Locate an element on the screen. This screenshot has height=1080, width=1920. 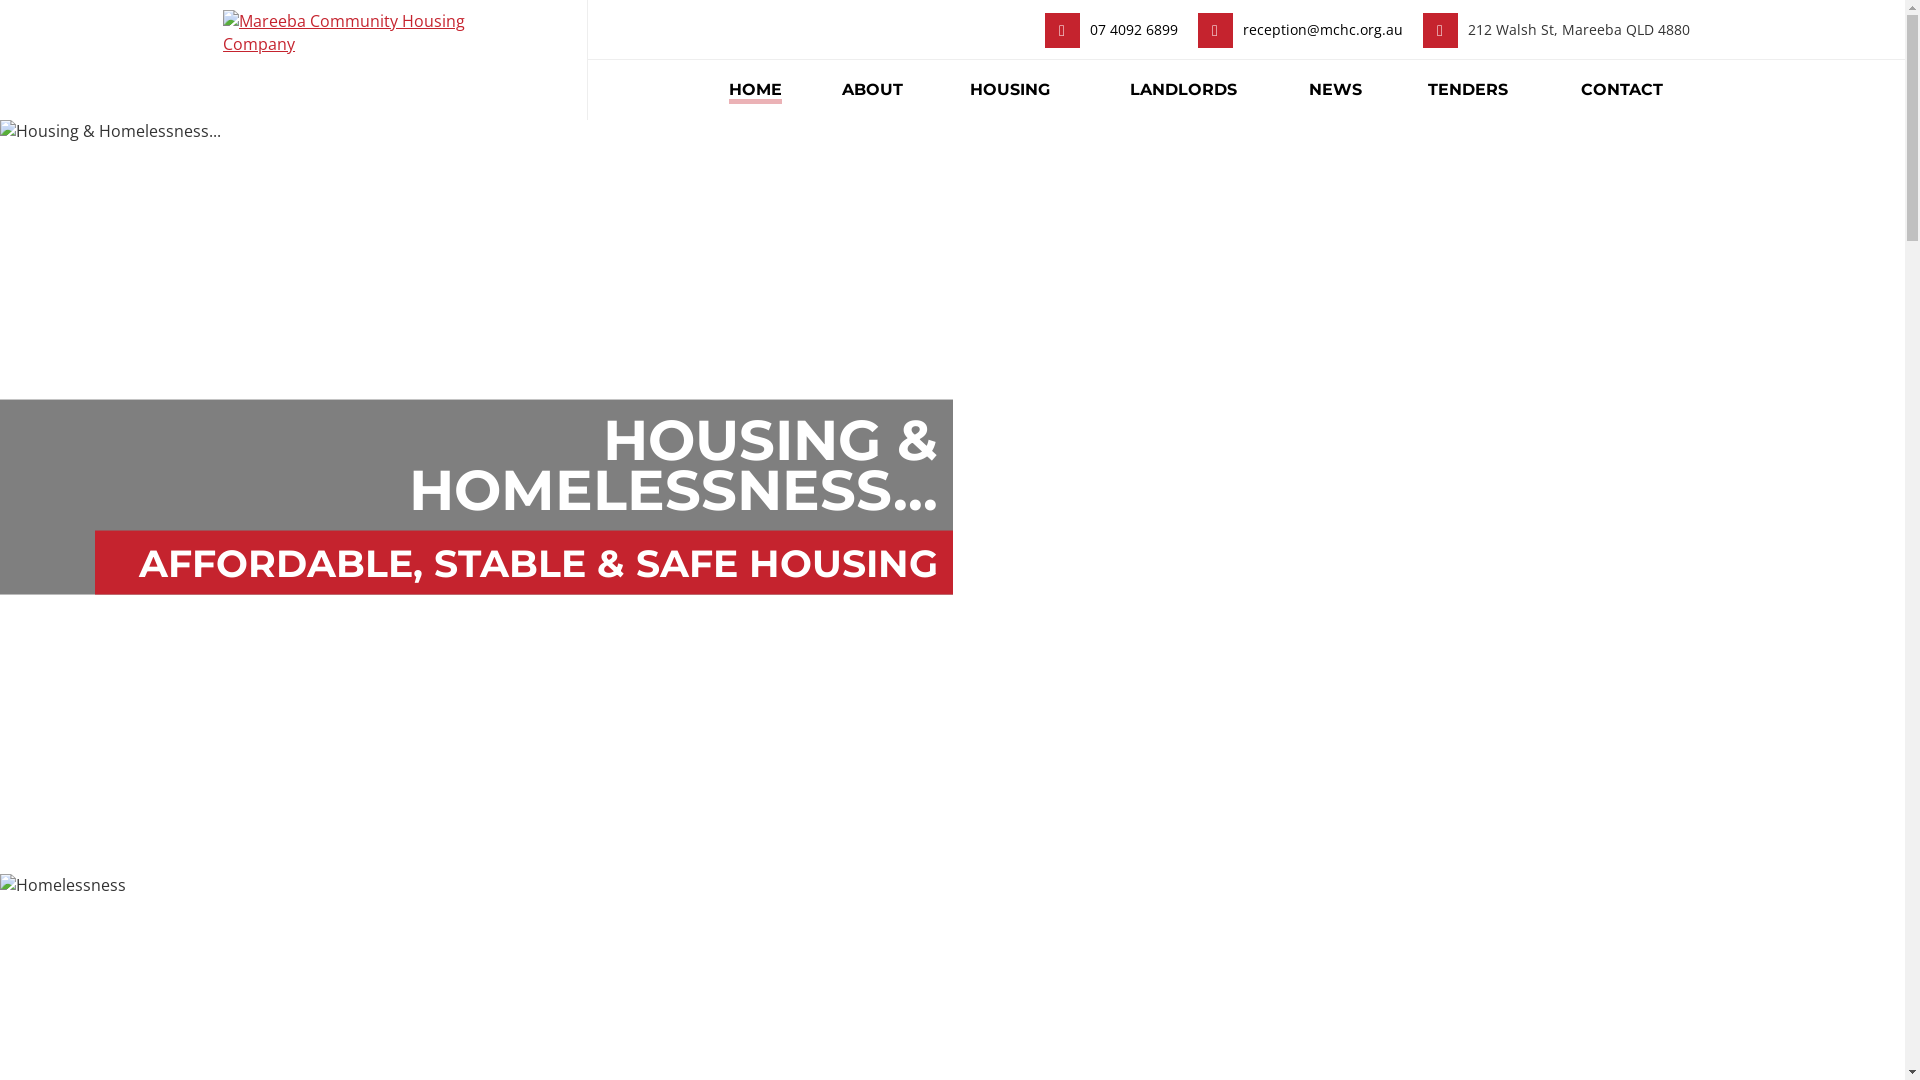
'HOME' is located at coordinates (710, 88).